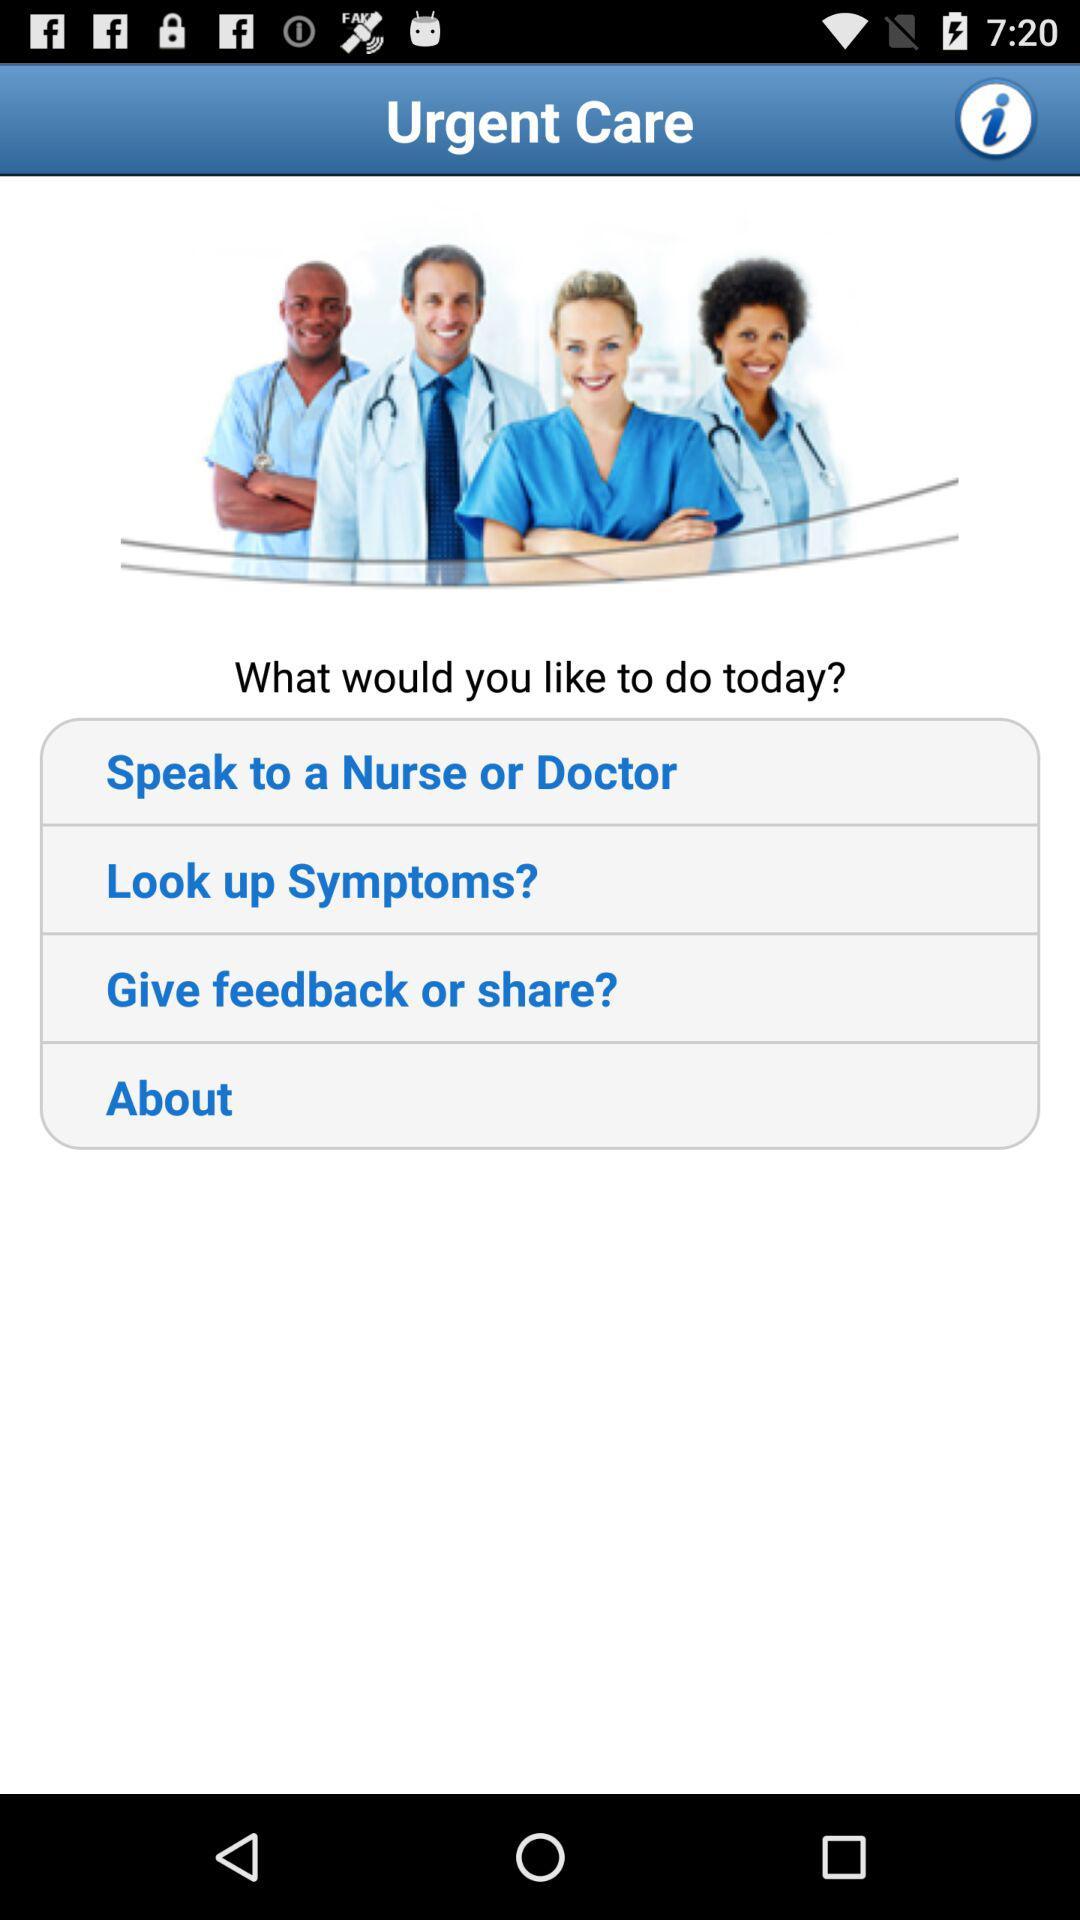 The width and height of the screenshot is (1080, 1920). Describe the element at coordinates (357, 769) in the screenshot. I see `speak to a icon` at that location.